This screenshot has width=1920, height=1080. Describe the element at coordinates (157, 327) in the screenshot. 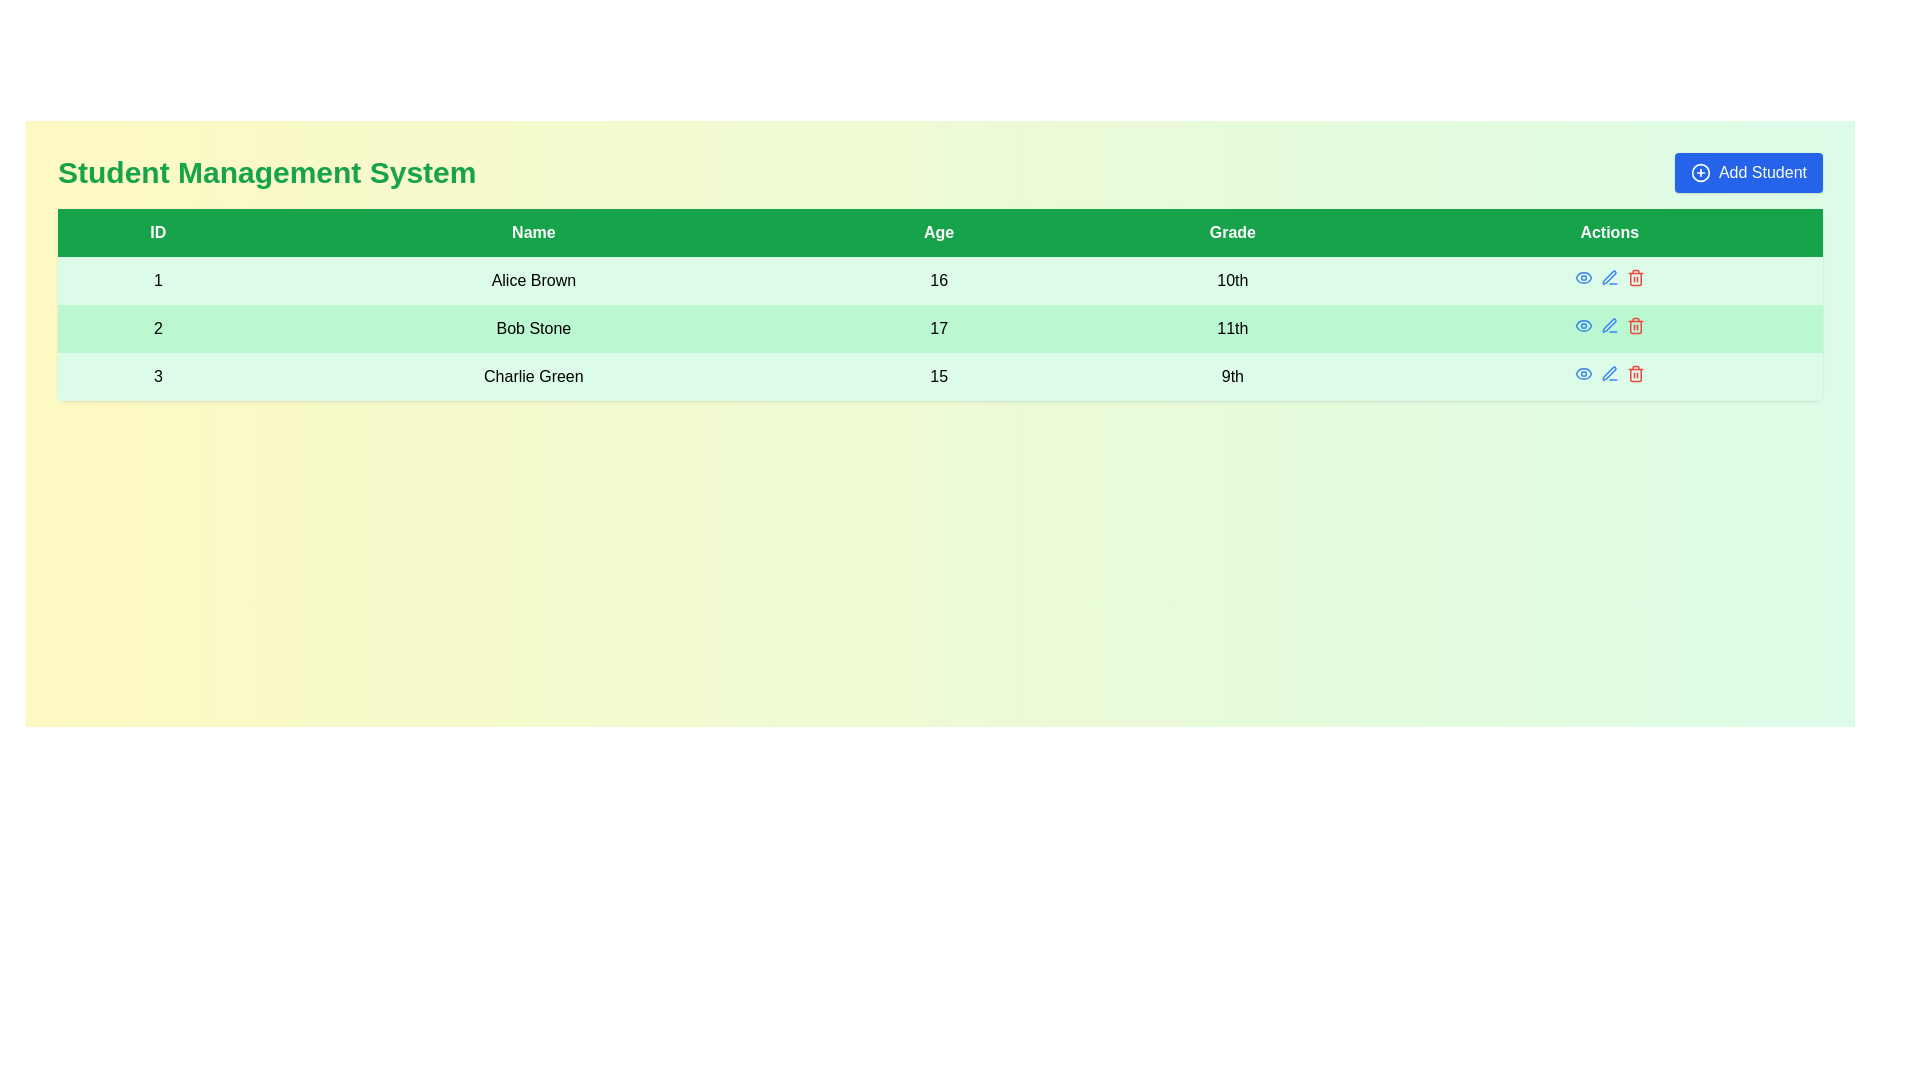

I see `the bold, black numeric value in the leftmost cell of the second row of the table under the 'ID' header, which is part of a student management system interface` at that location.